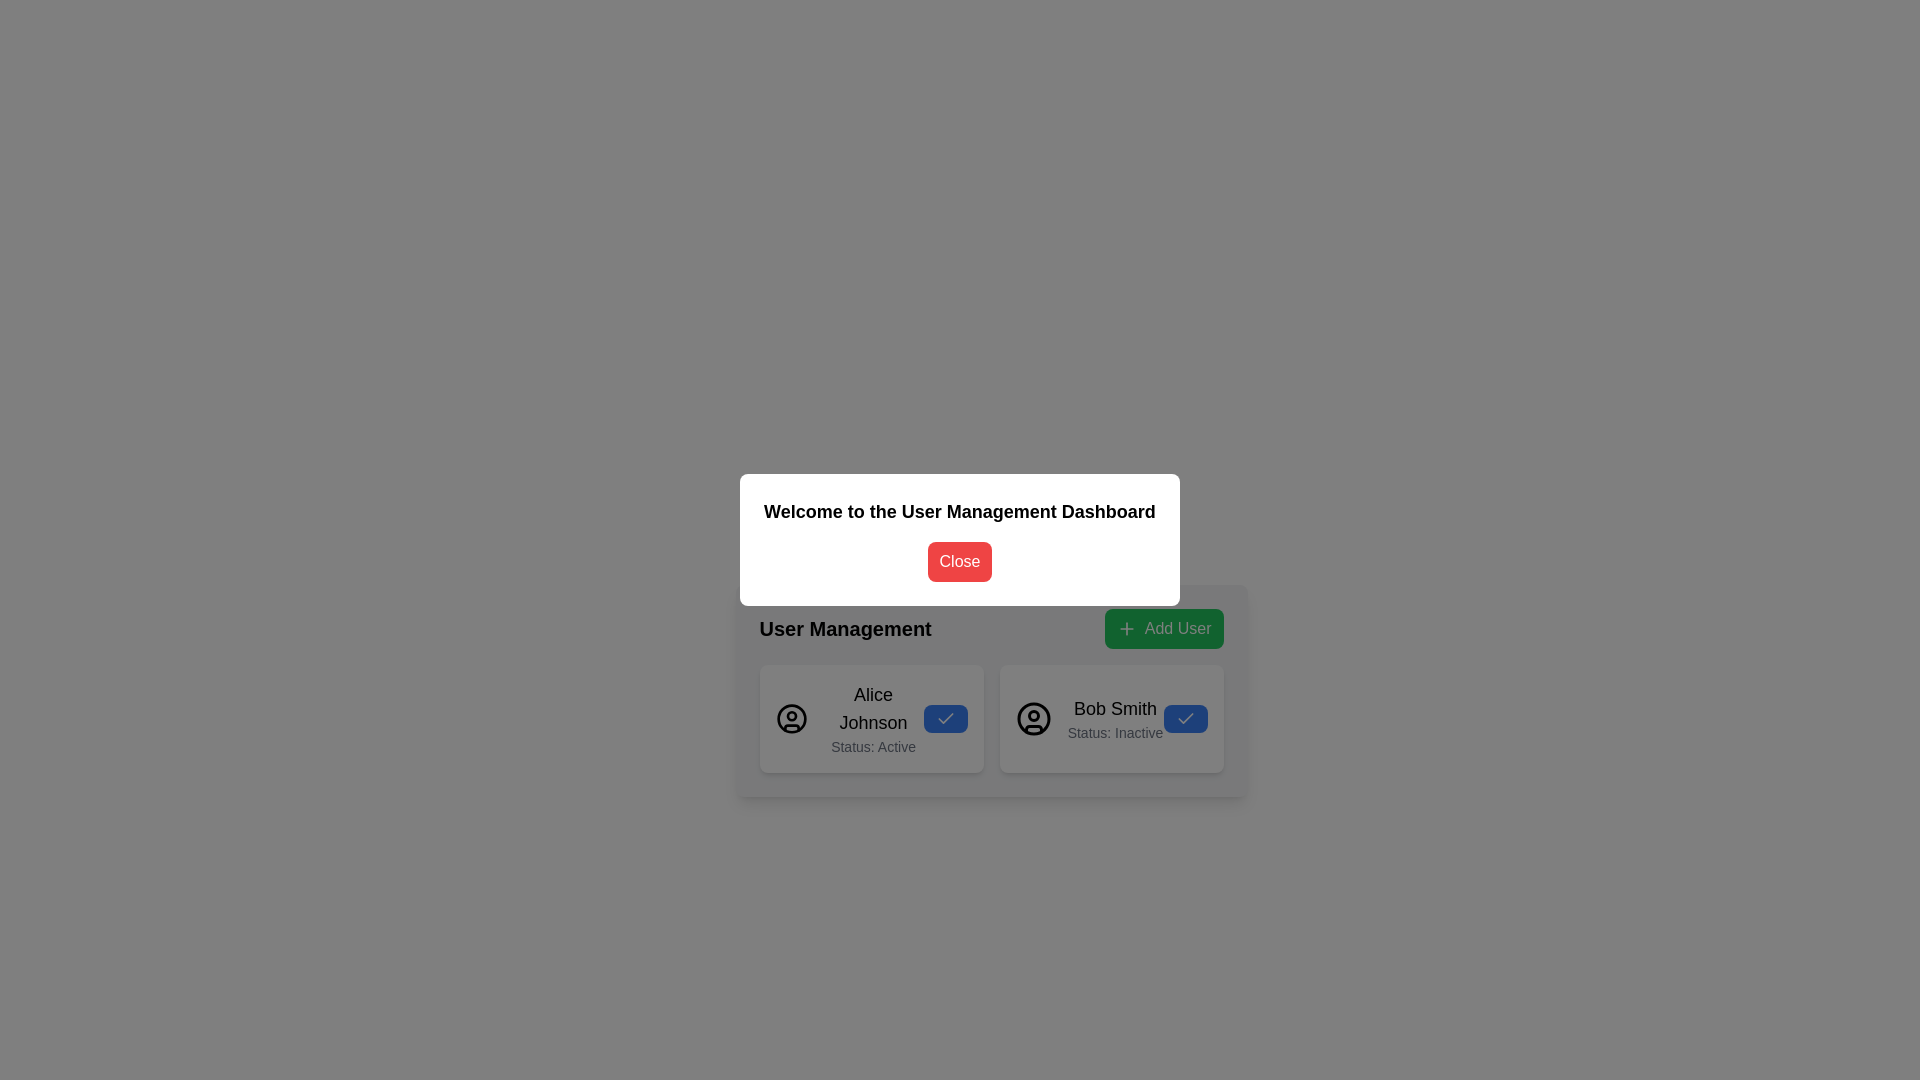 The width and height of the screenshot is (1920, 1080). Describe the element at coordinates (944, 717) in the screenshot. I see `the checkmark icon in the blue button next to 'Alice Johnson' to interact with the user's active status` at that location.